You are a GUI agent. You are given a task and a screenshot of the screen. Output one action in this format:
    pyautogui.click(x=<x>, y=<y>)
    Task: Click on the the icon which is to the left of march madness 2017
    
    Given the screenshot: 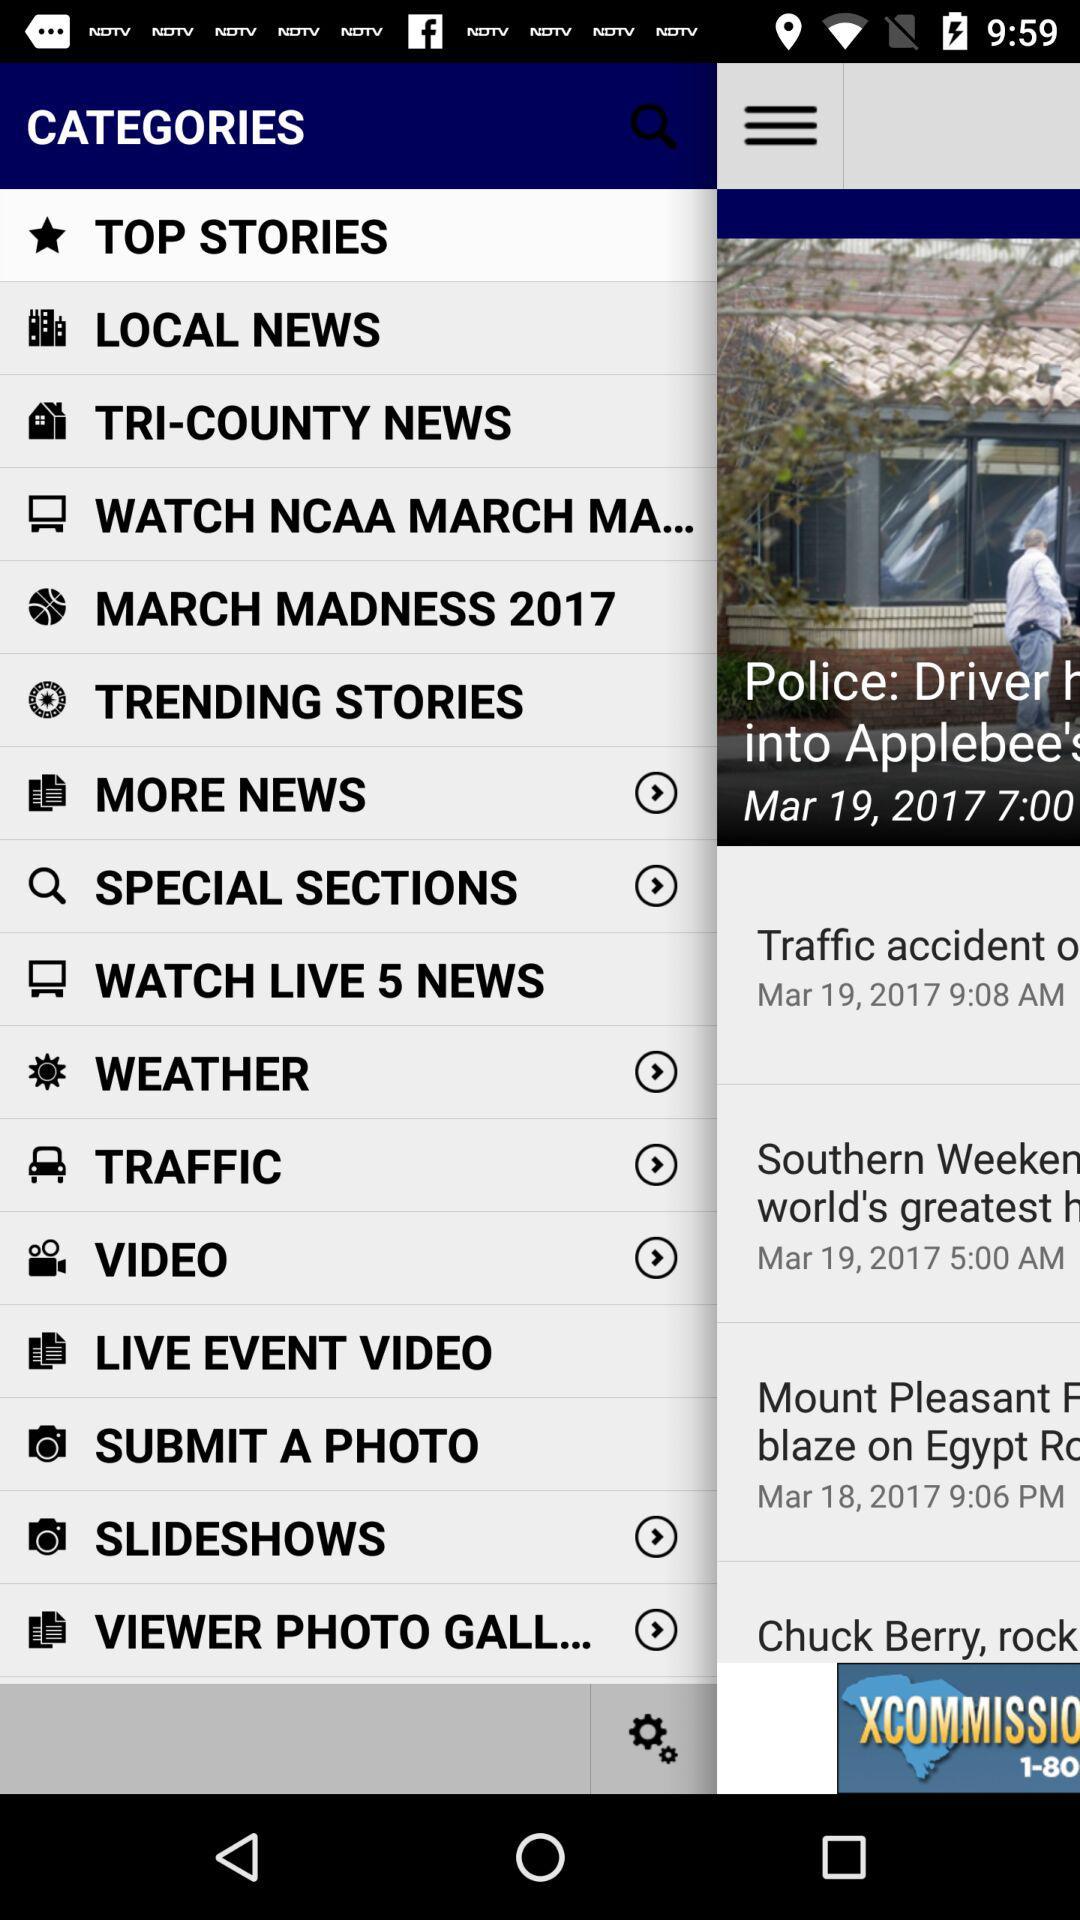 What is the action you would take?
    pyautogui.click(x=45, y=605)
    